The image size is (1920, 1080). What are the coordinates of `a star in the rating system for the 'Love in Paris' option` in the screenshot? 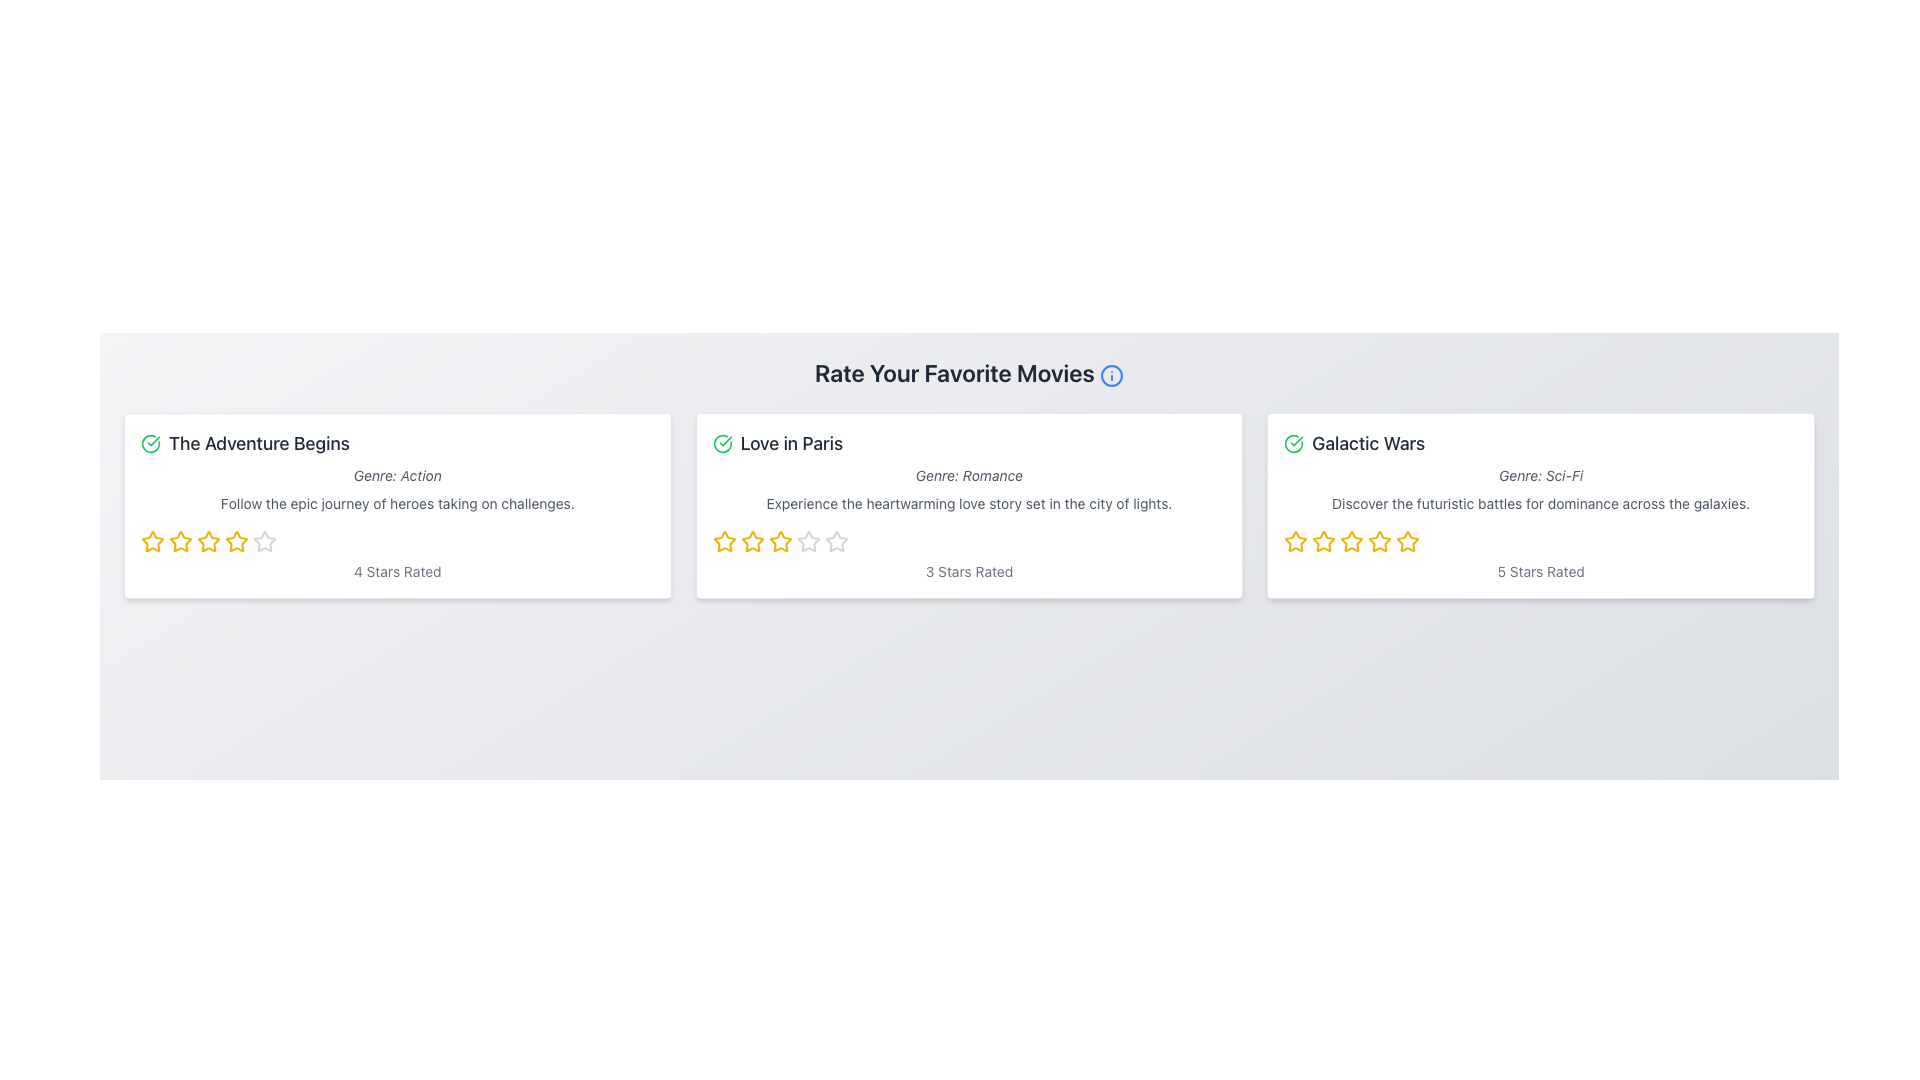 It's located at (969, 542).